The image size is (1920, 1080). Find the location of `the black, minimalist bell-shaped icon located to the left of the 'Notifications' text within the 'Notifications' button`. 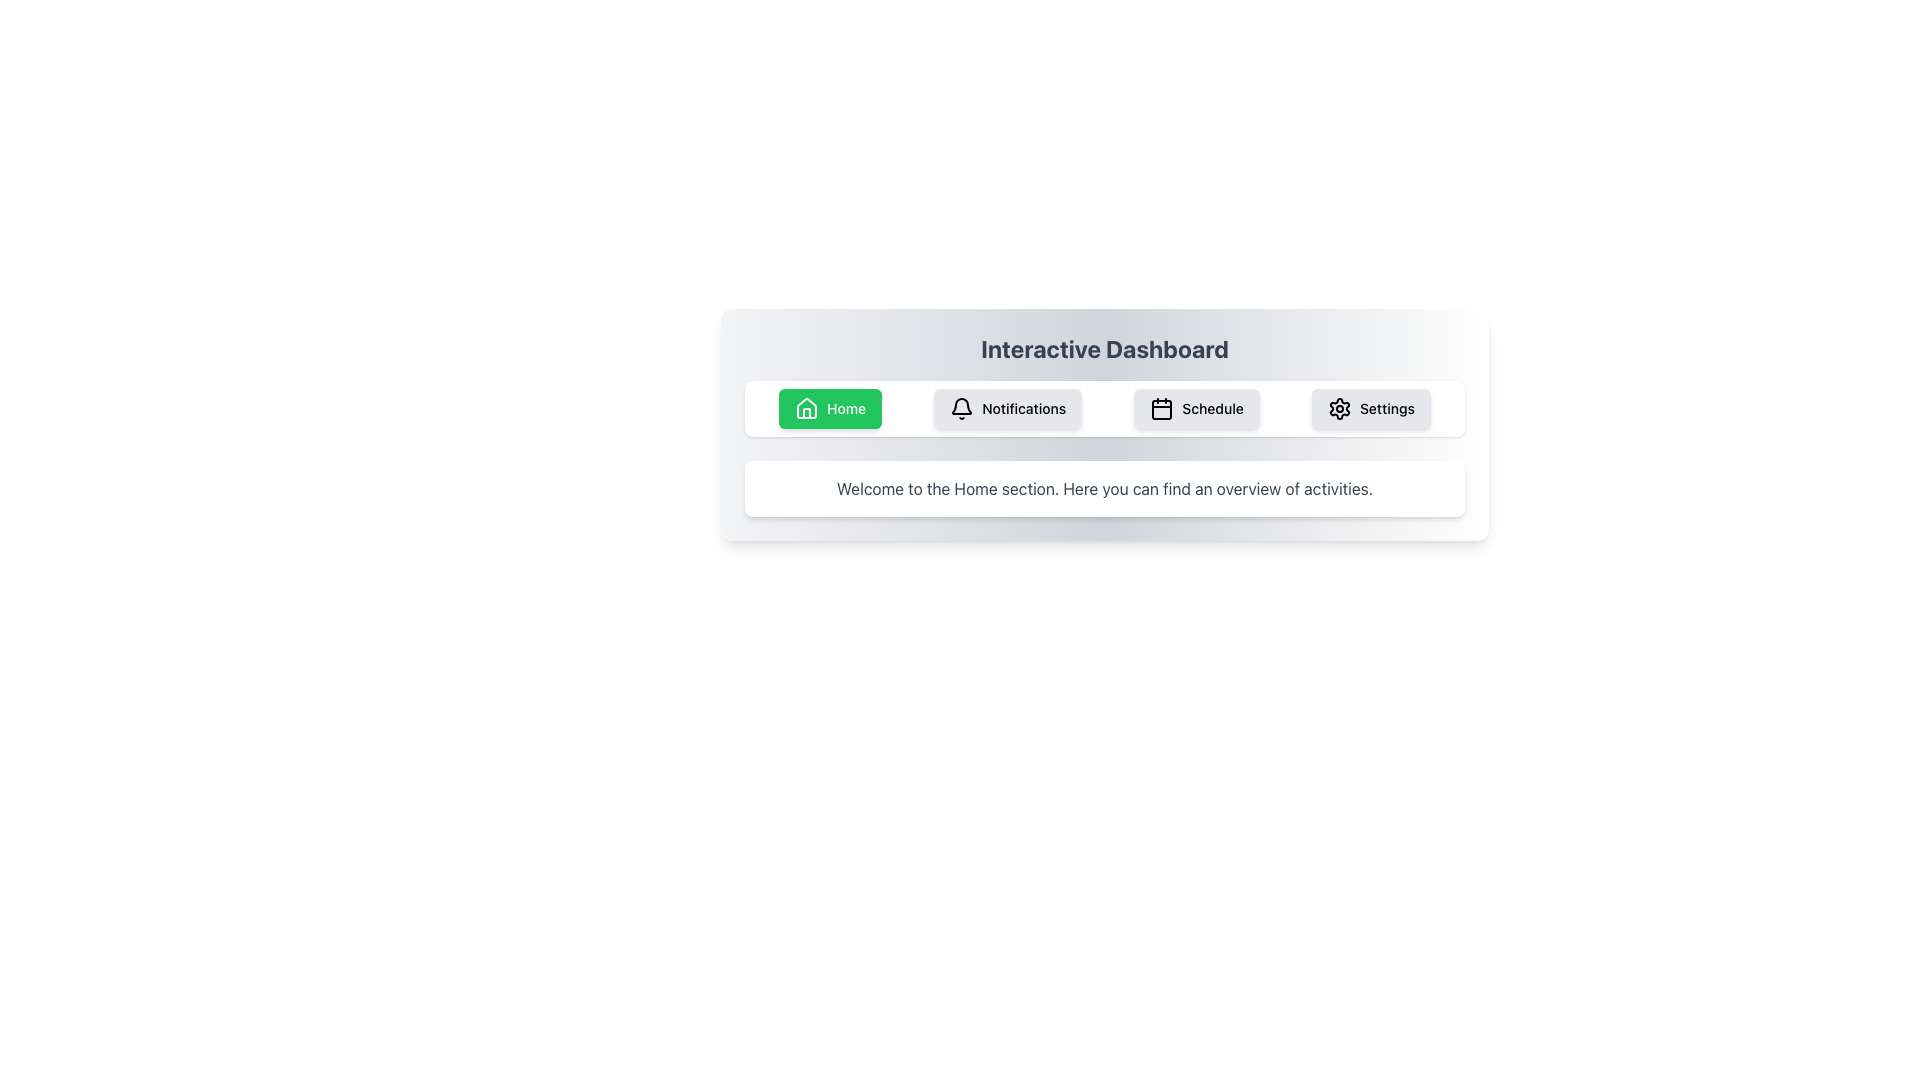

the black, minimalist bell-shaped icon located to the left of the 'Notifications' text within the 'Notifications' button is located at coordinates (962, 407).